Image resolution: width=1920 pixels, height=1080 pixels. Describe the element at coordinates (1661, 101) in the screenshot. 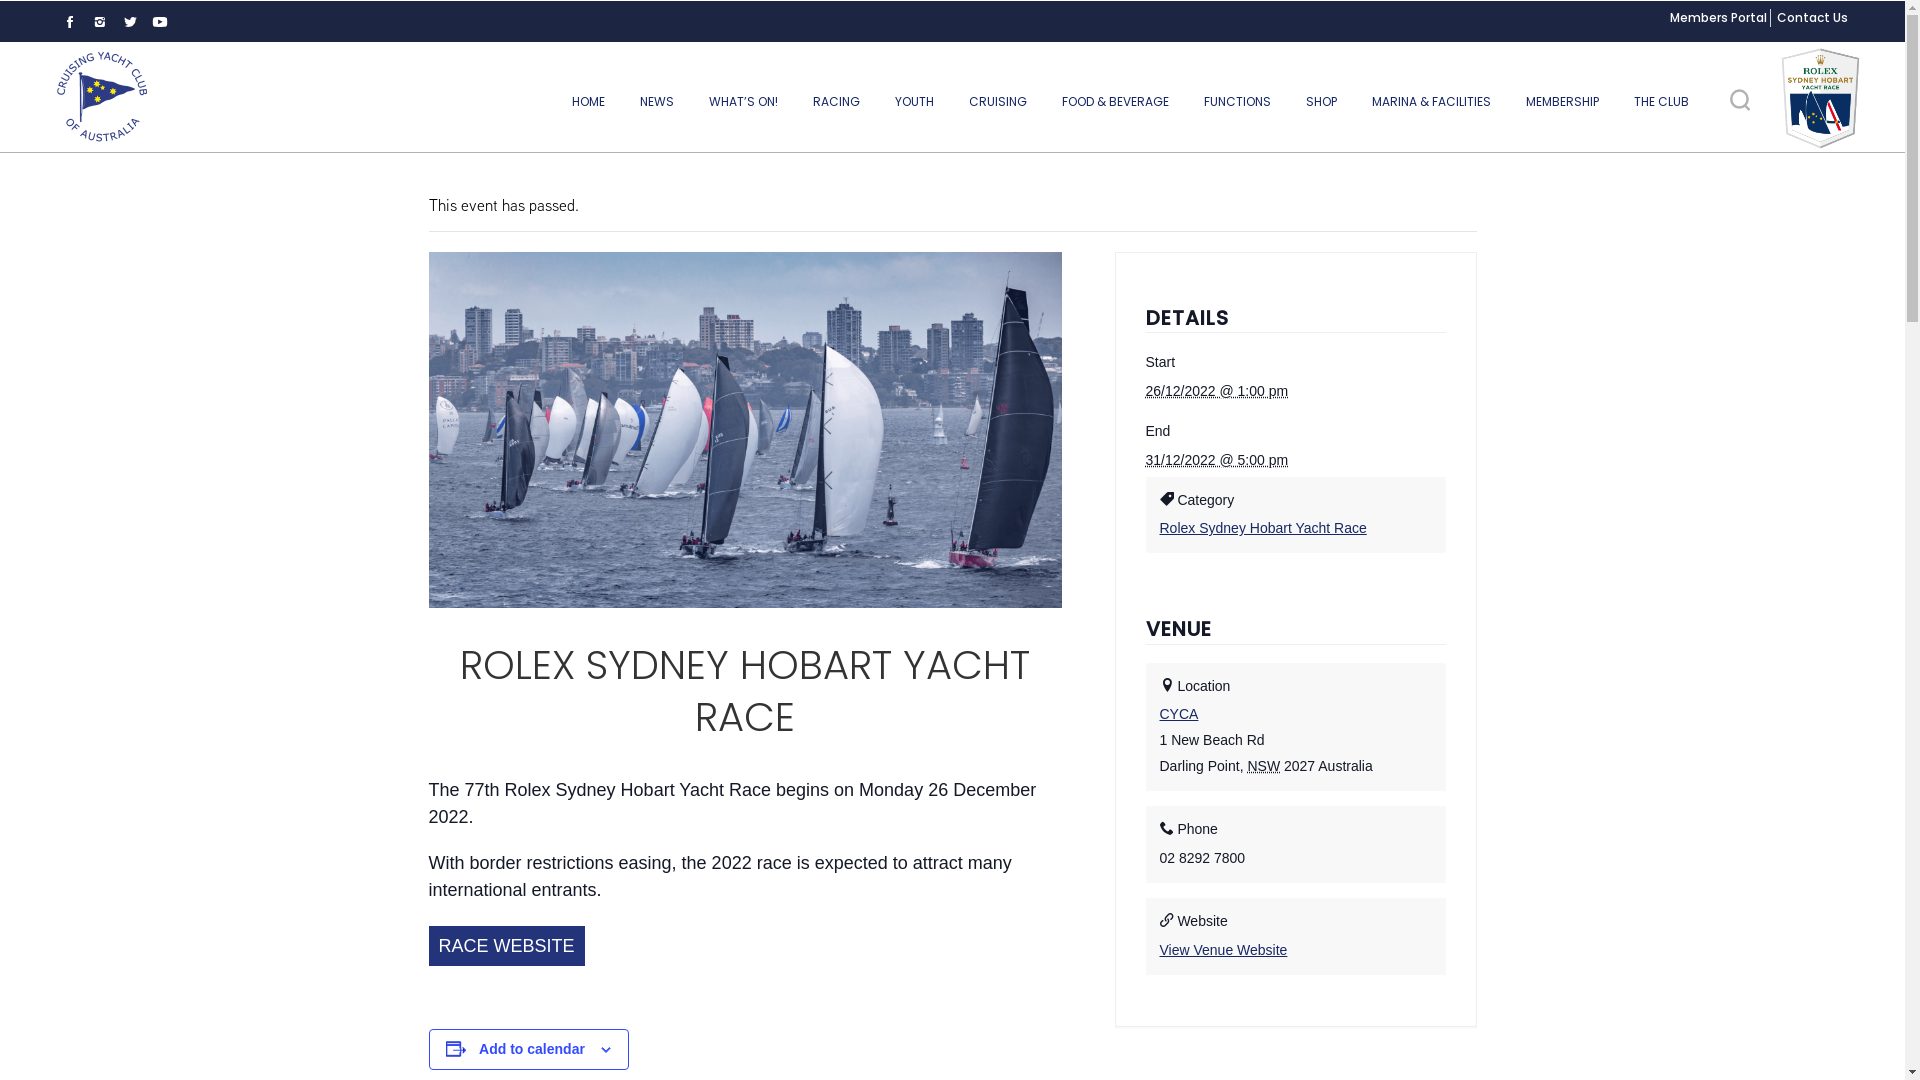

I see `'THE CLUB'` at that location.